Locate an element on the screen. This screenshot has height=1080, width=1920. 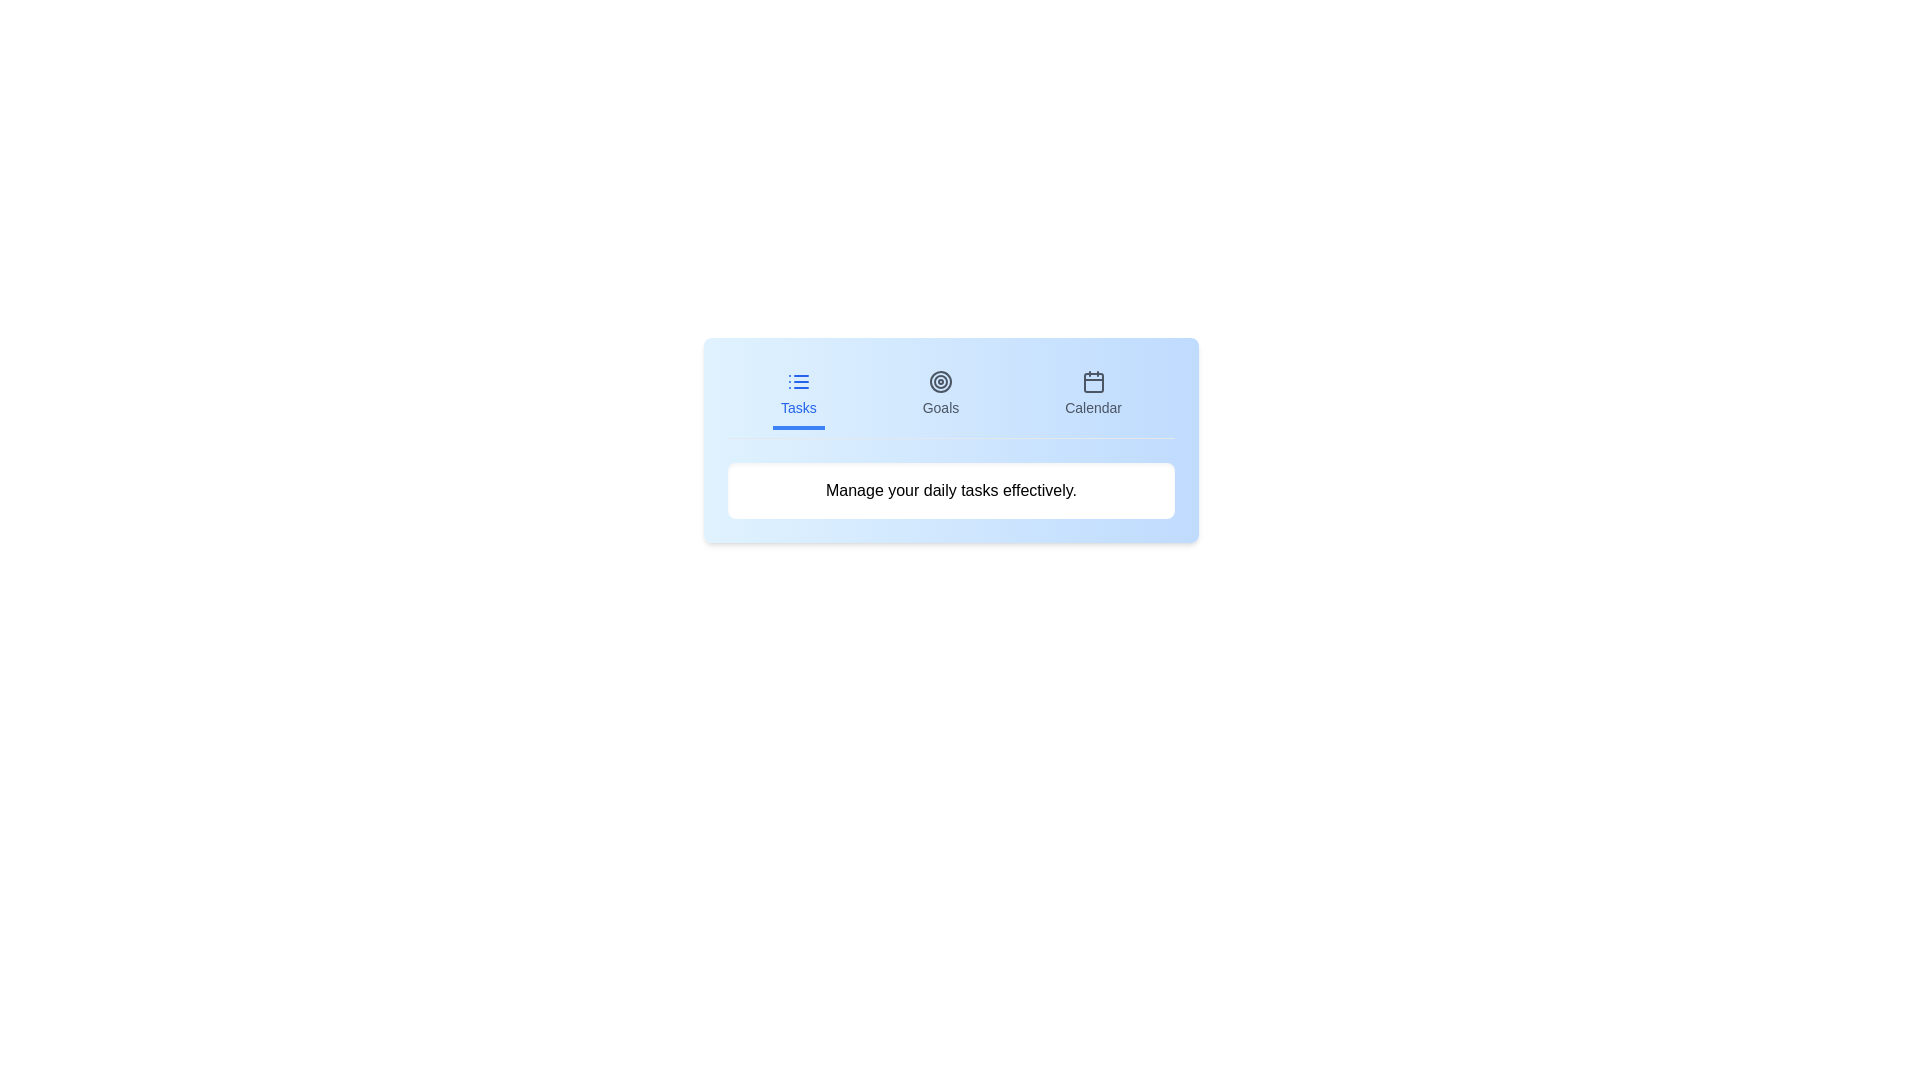
the Calendar tab to view its content is located at coordinates (1092, 396).